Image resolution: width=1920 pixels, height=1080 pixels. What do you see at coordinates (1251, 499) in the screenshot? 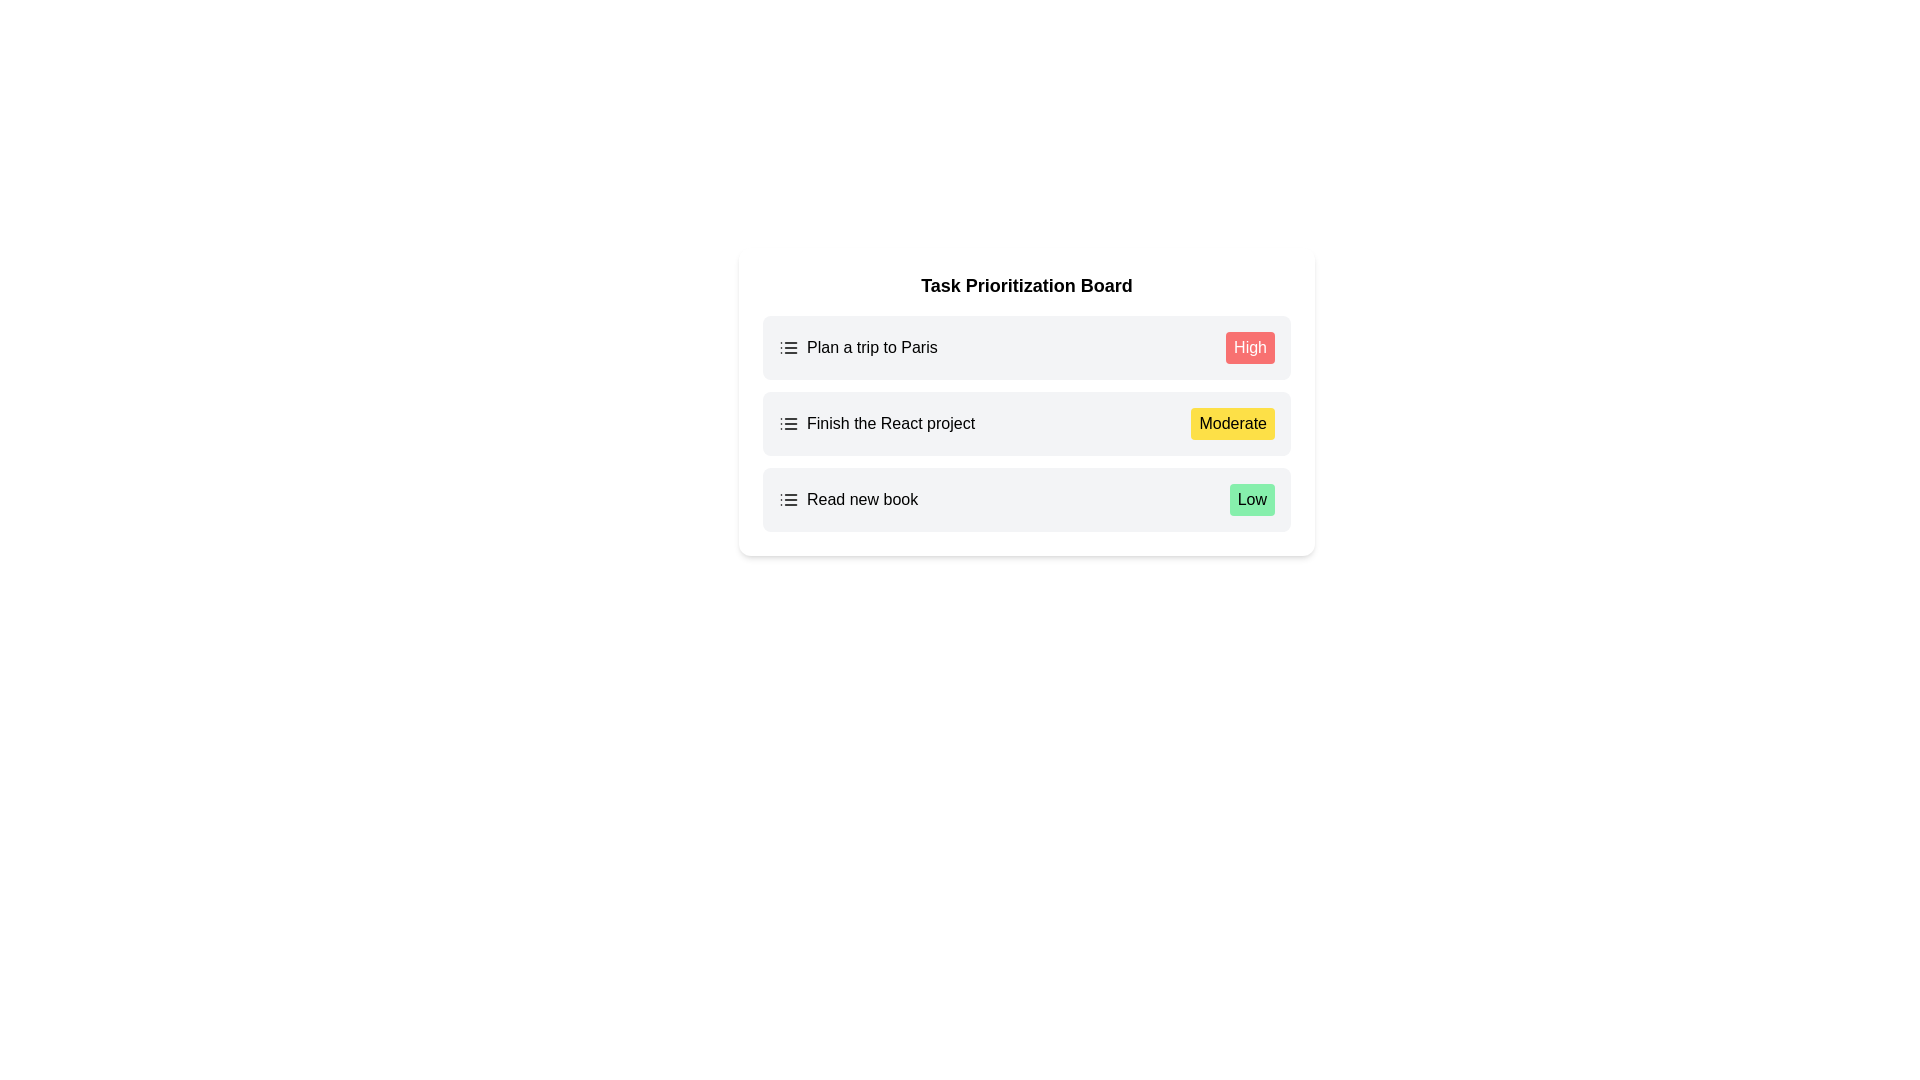
I see `the rectangular button with rounded corners and a green background labeled 'Low', located on the right side of the 'Read new book' row in the task prioritization board` at bounding box center [1251, 499].